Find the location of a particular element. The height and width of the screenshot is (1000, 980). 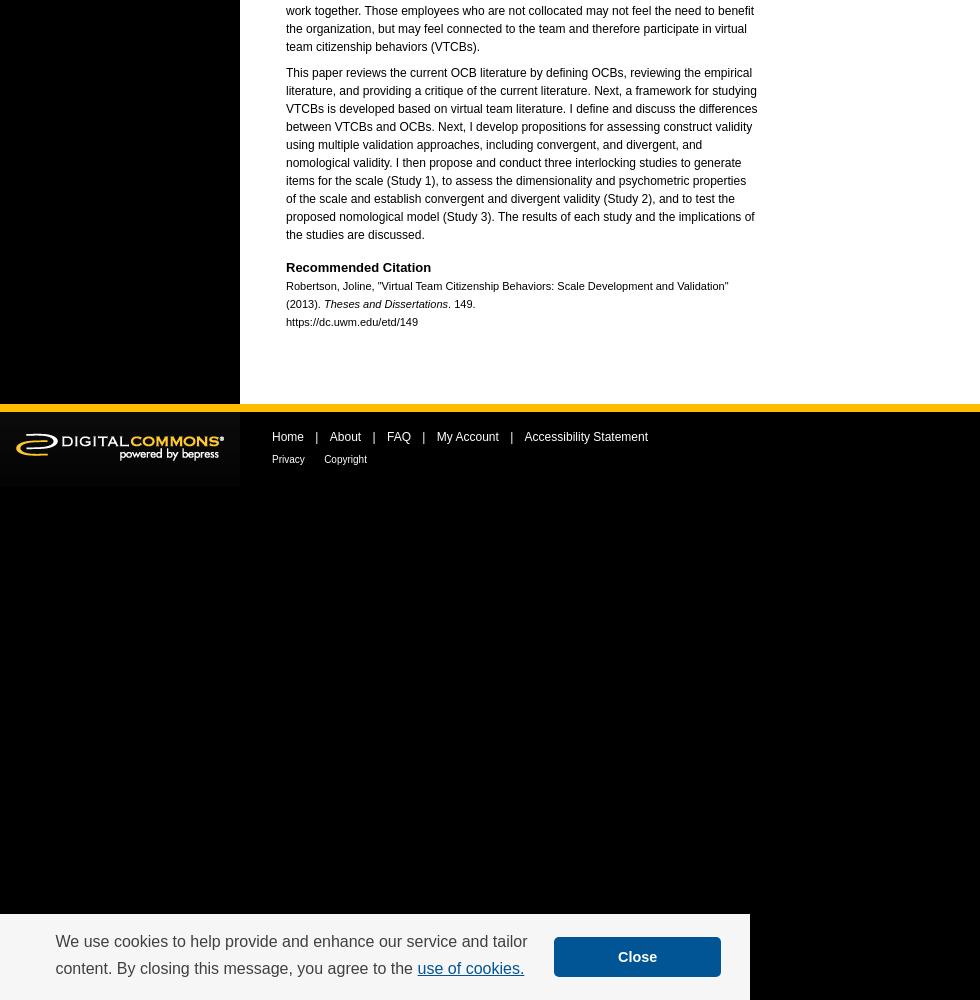

'Accessibility Statement' is located at coordinates (586, 437).